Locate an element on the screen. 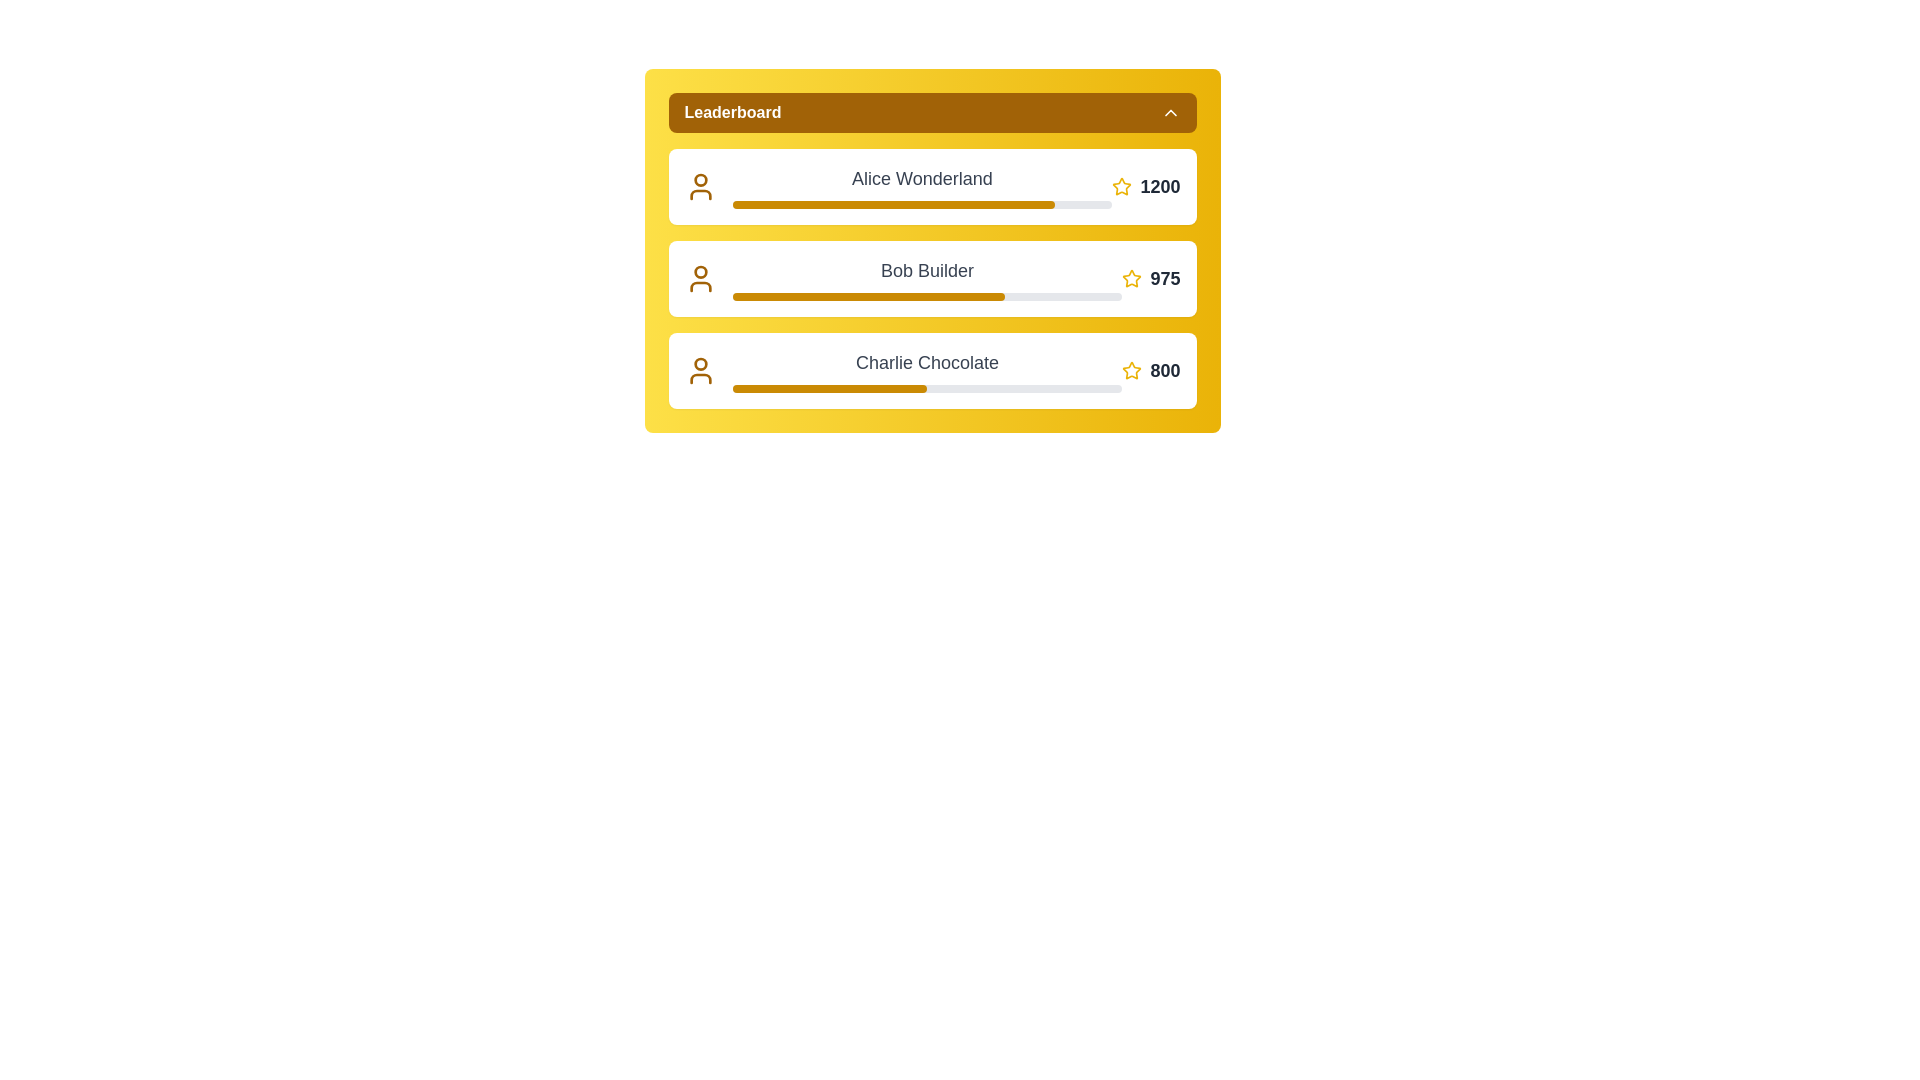  Label displaying the name 'Alice Wonderland' in the top entry of the leaderboard, which is positioned above the numerical value '1200' is located at coordinates (921, 186).